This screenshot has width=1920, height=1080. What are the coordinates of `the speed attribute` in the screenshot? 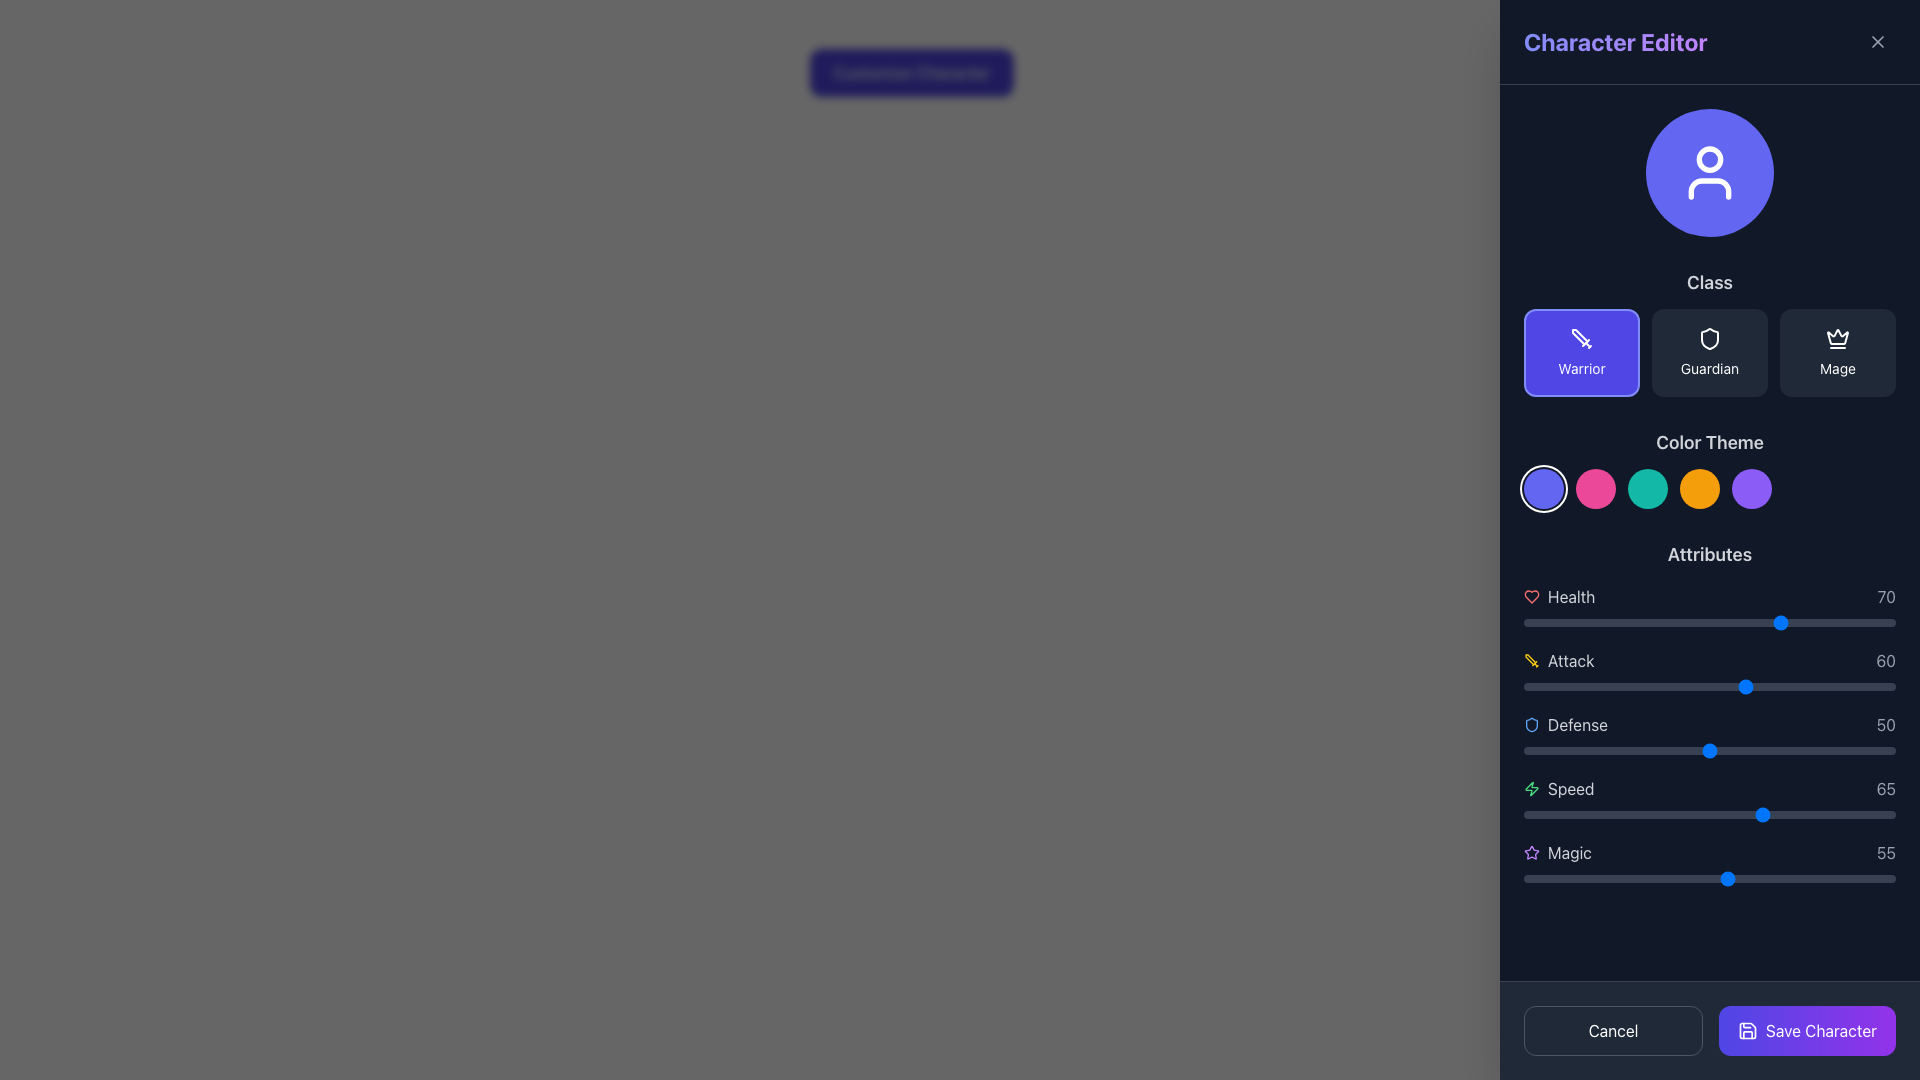 It's located at (1776, 814).